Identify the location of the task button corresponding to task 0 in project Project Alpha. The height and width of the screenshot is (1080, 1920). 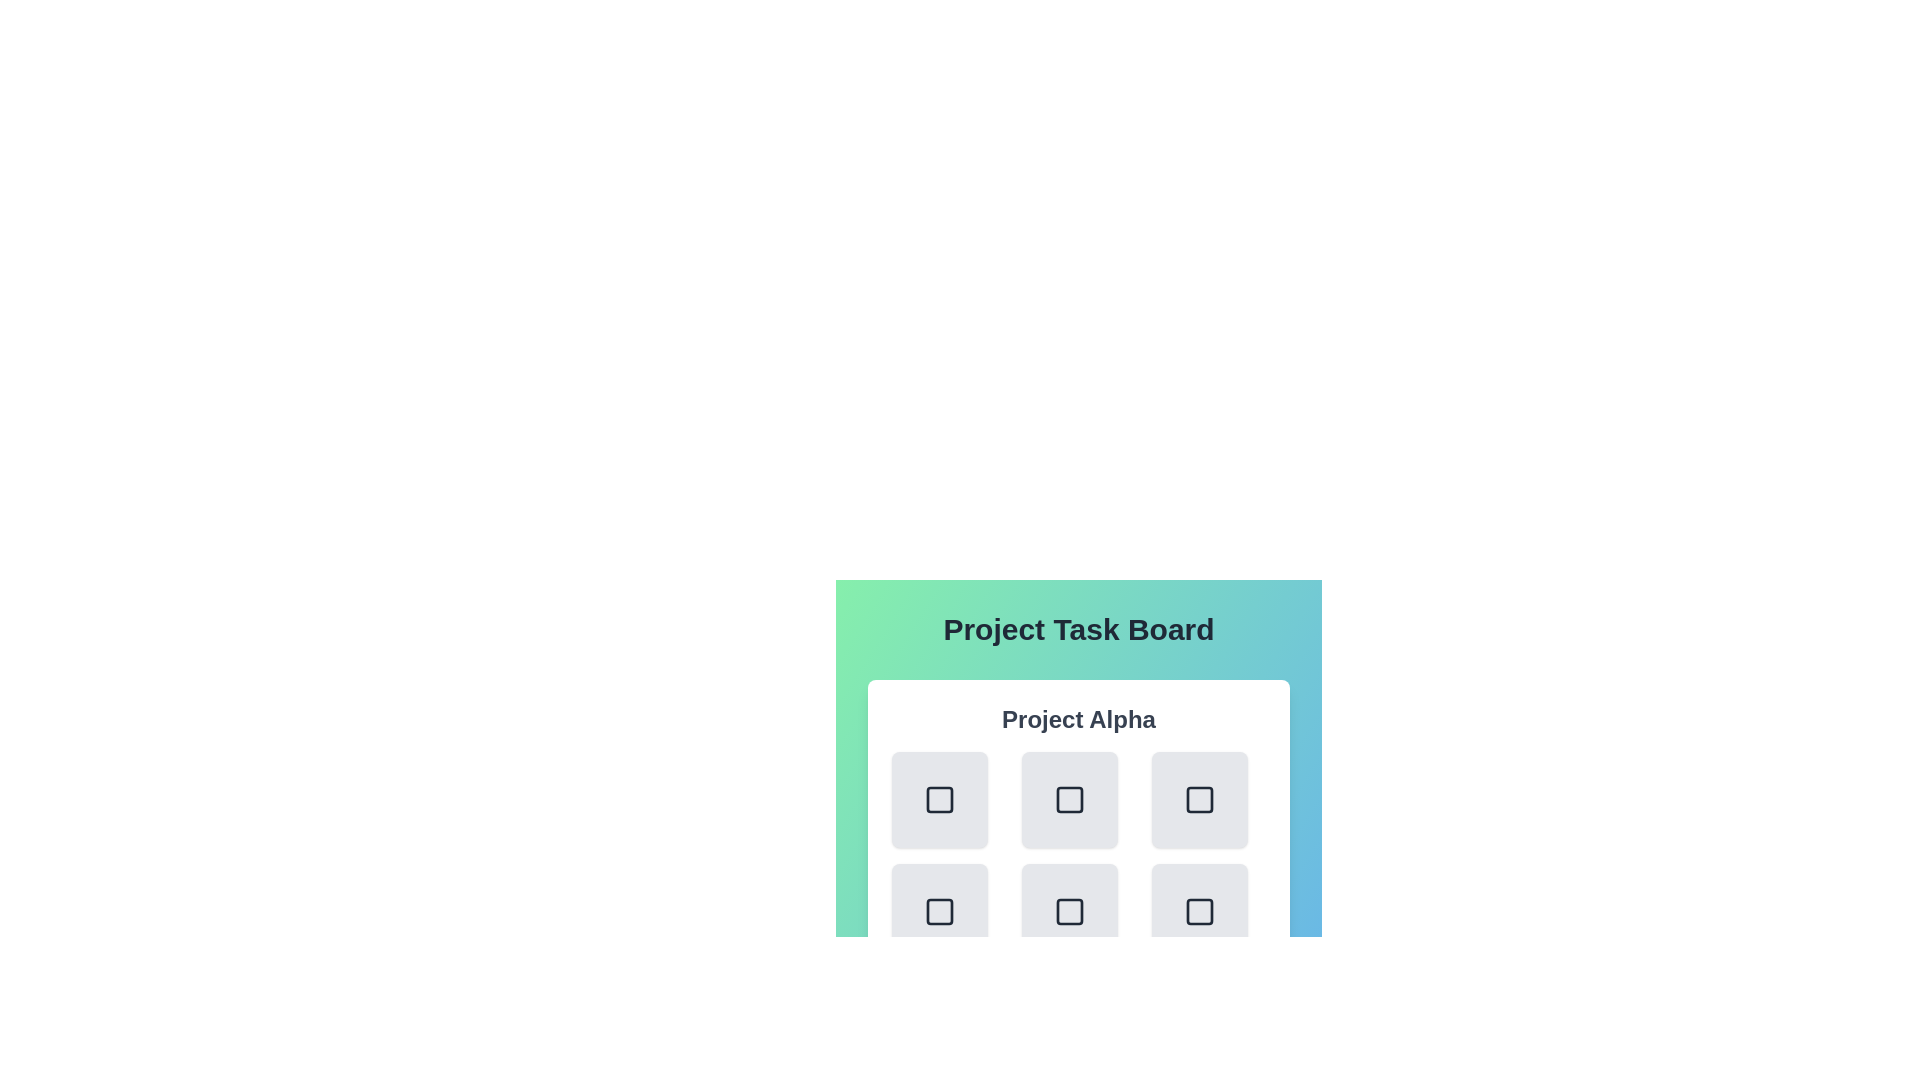
(939, 798).